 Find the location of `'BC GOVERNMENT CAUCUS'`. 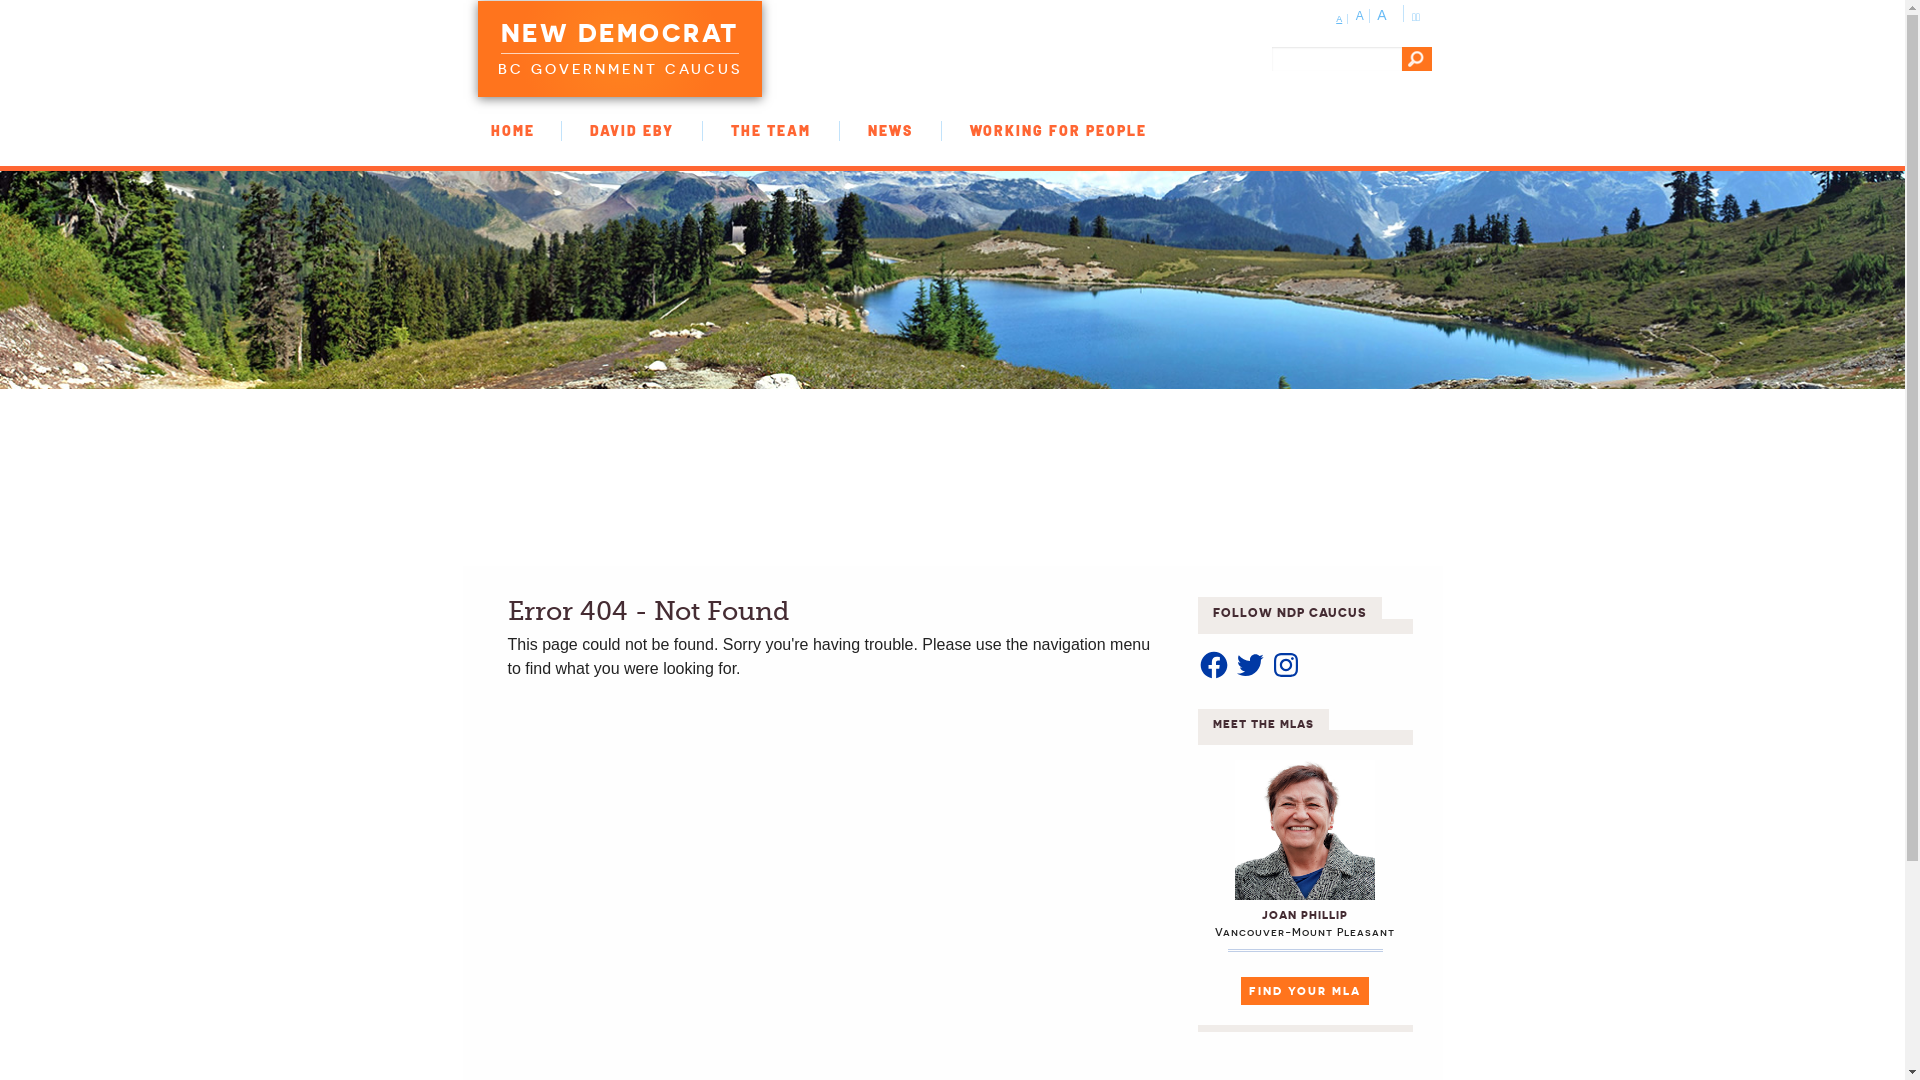

'BC GOVERNMENT CAUCUS' is located at coordinates (618, 64).